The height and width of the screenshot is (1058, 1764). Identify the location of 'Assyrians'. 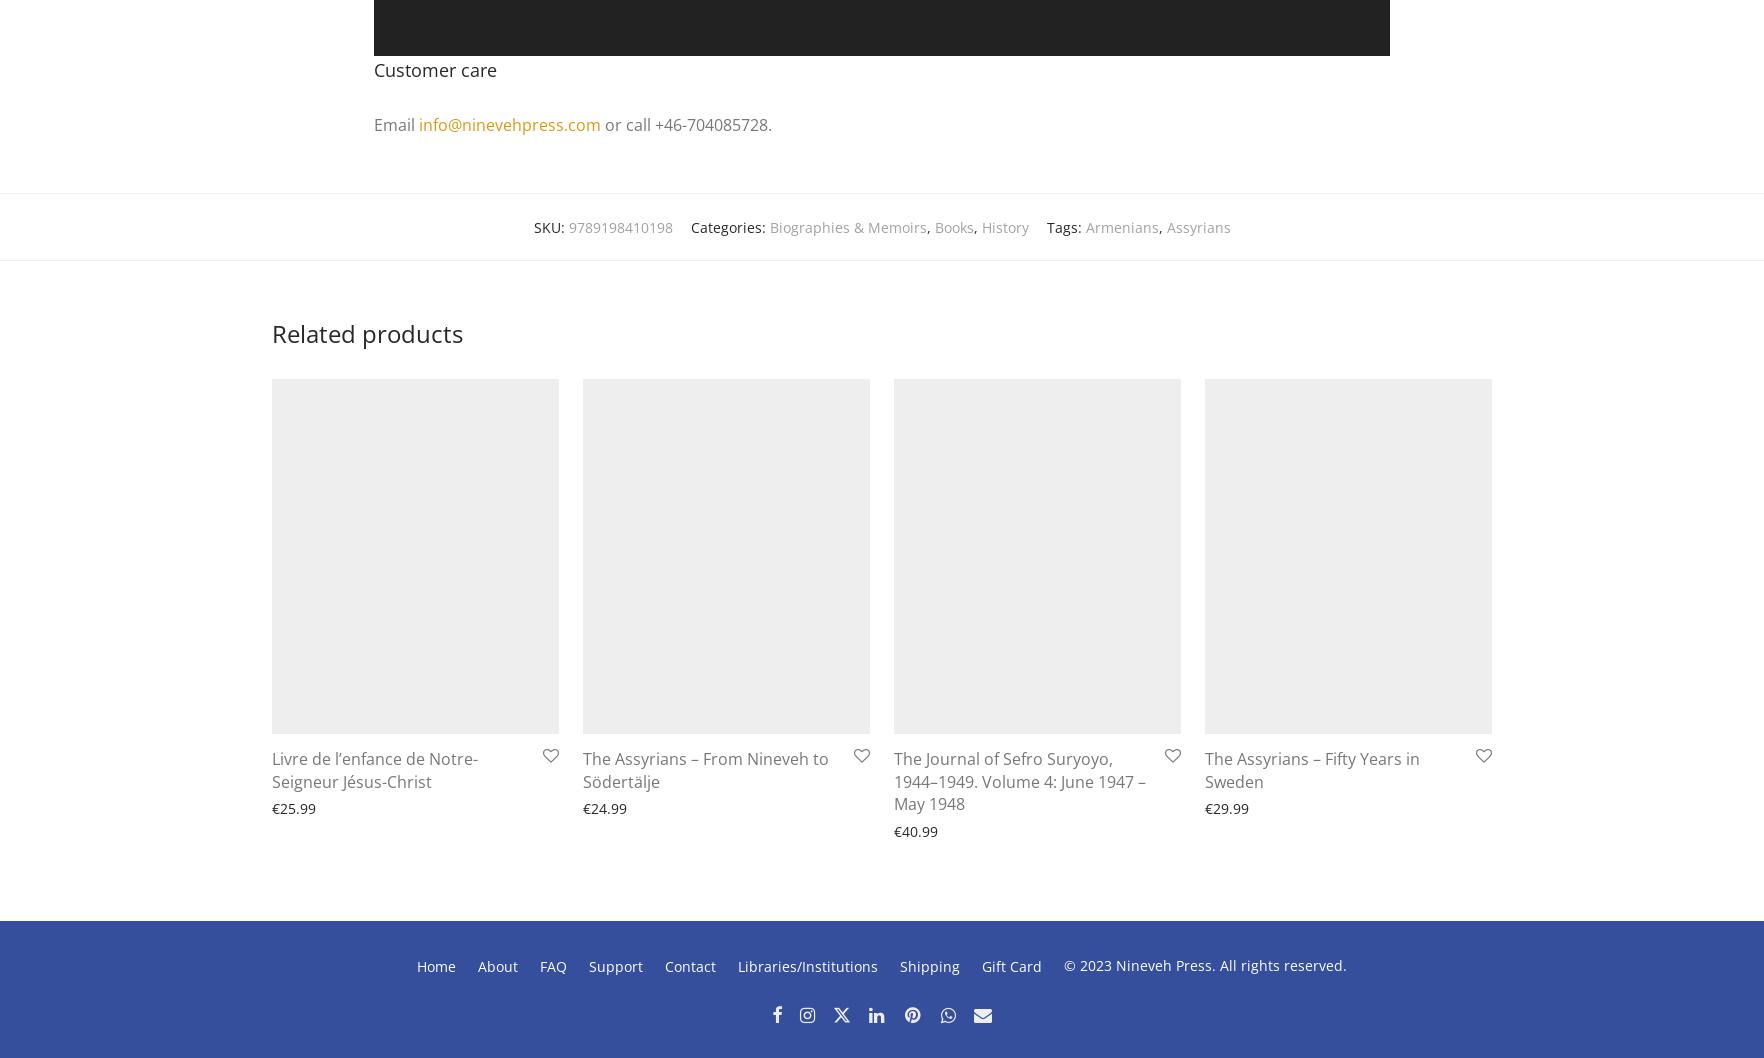
(1197, 226).